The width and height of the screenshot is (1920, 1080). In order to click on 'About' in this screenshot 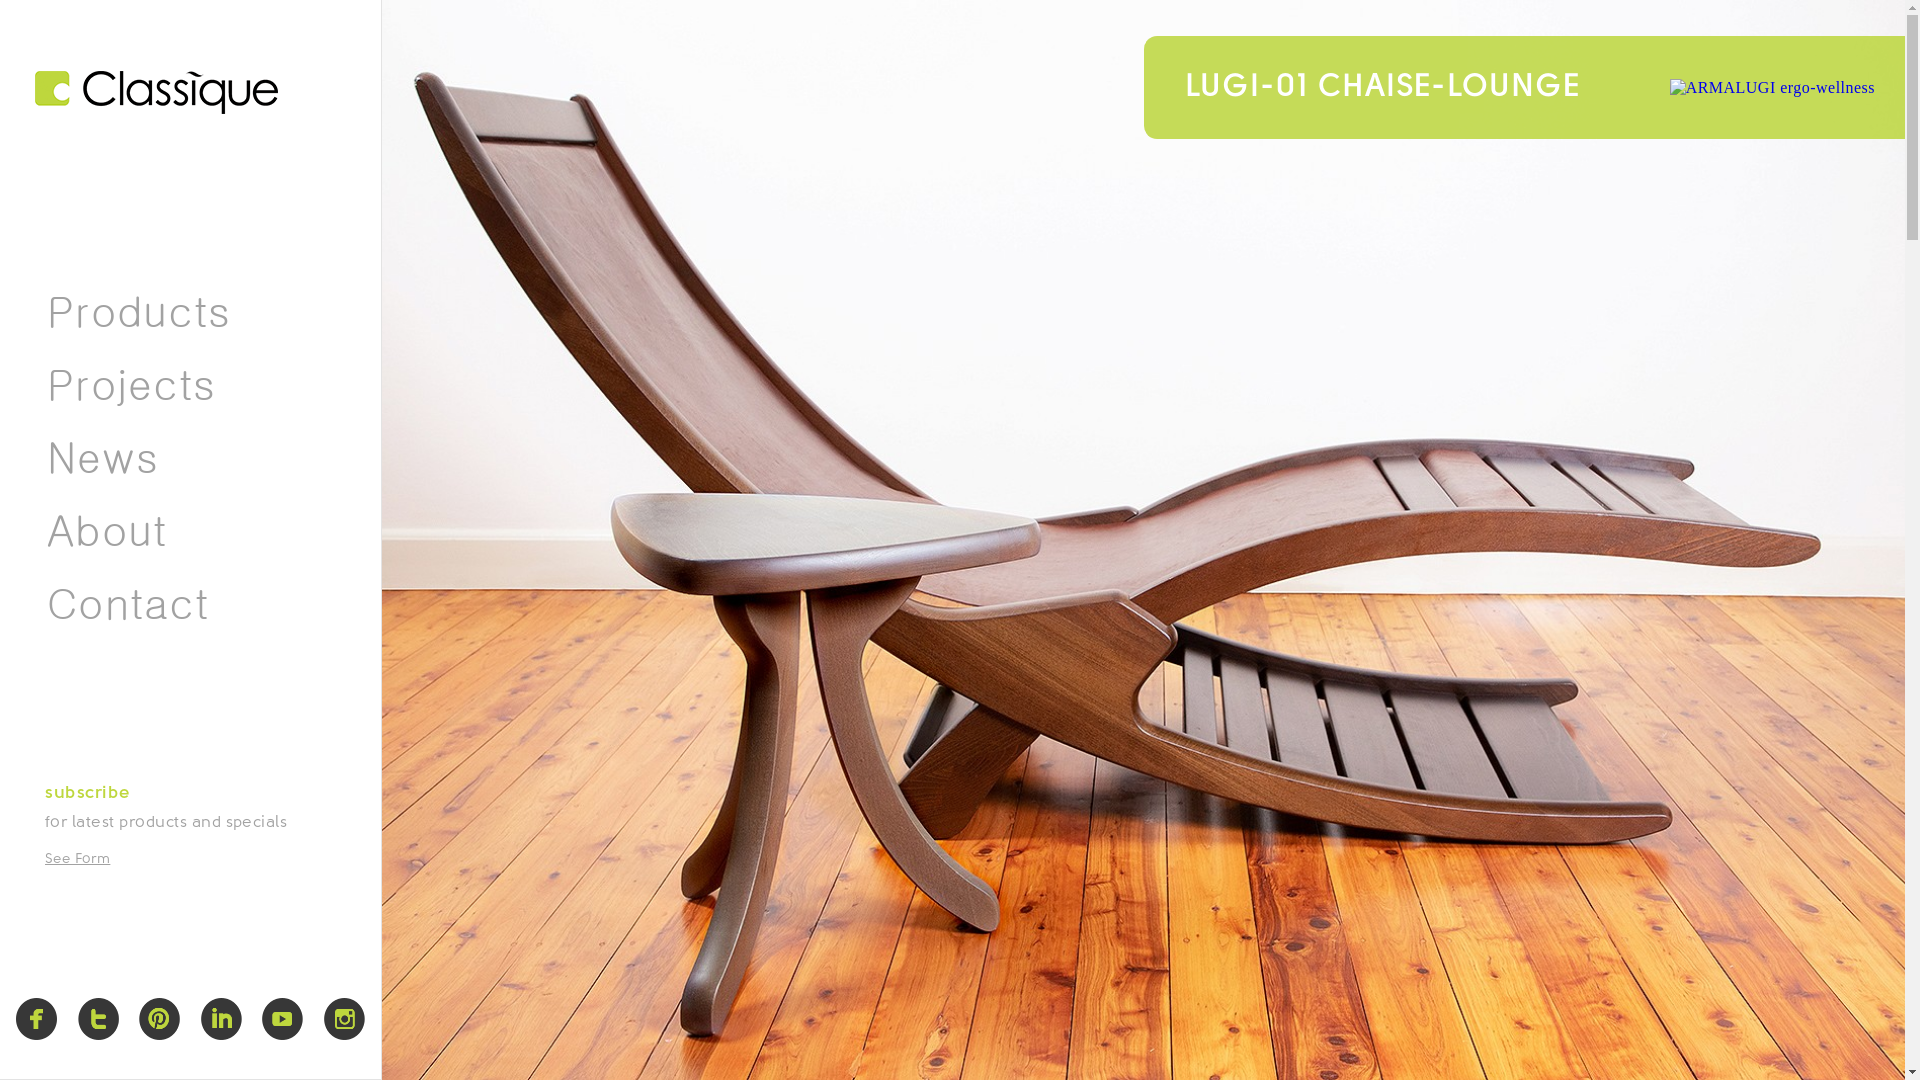, I will do `click(105, 530)`.